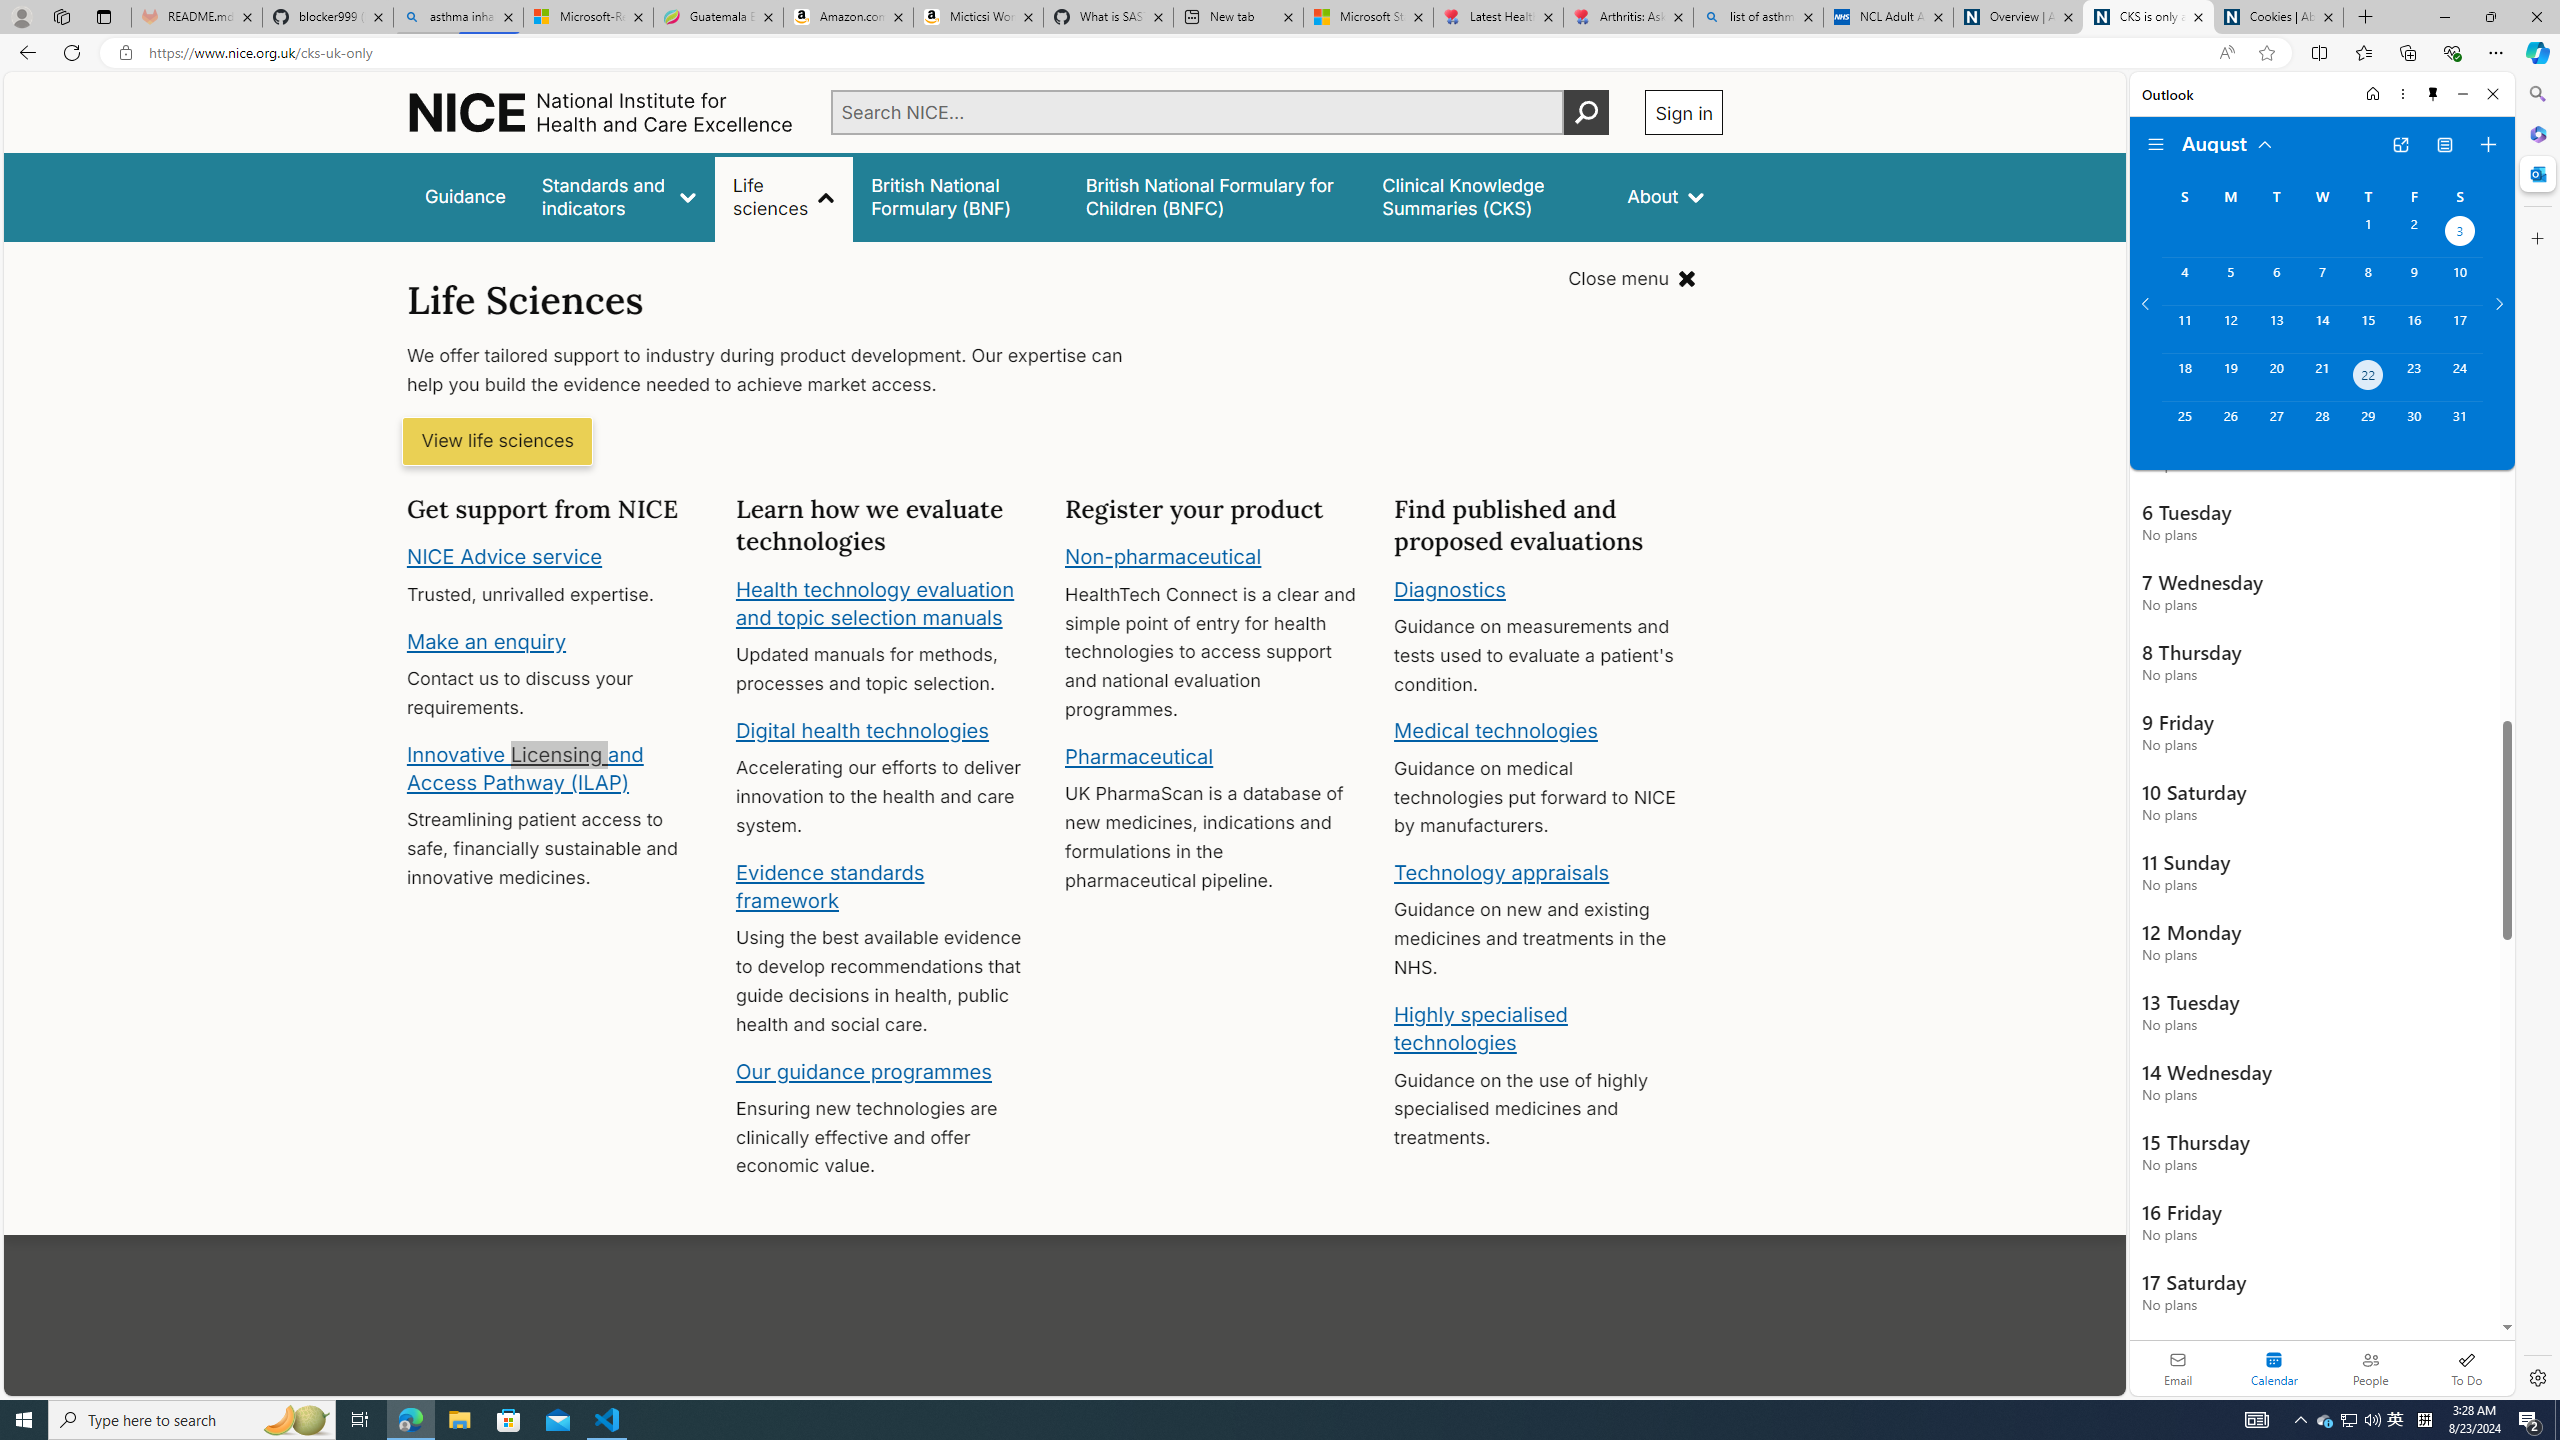 The height and width of the screenshot is (1440, 2560). I want to click on 'August', so click(2227, 141).